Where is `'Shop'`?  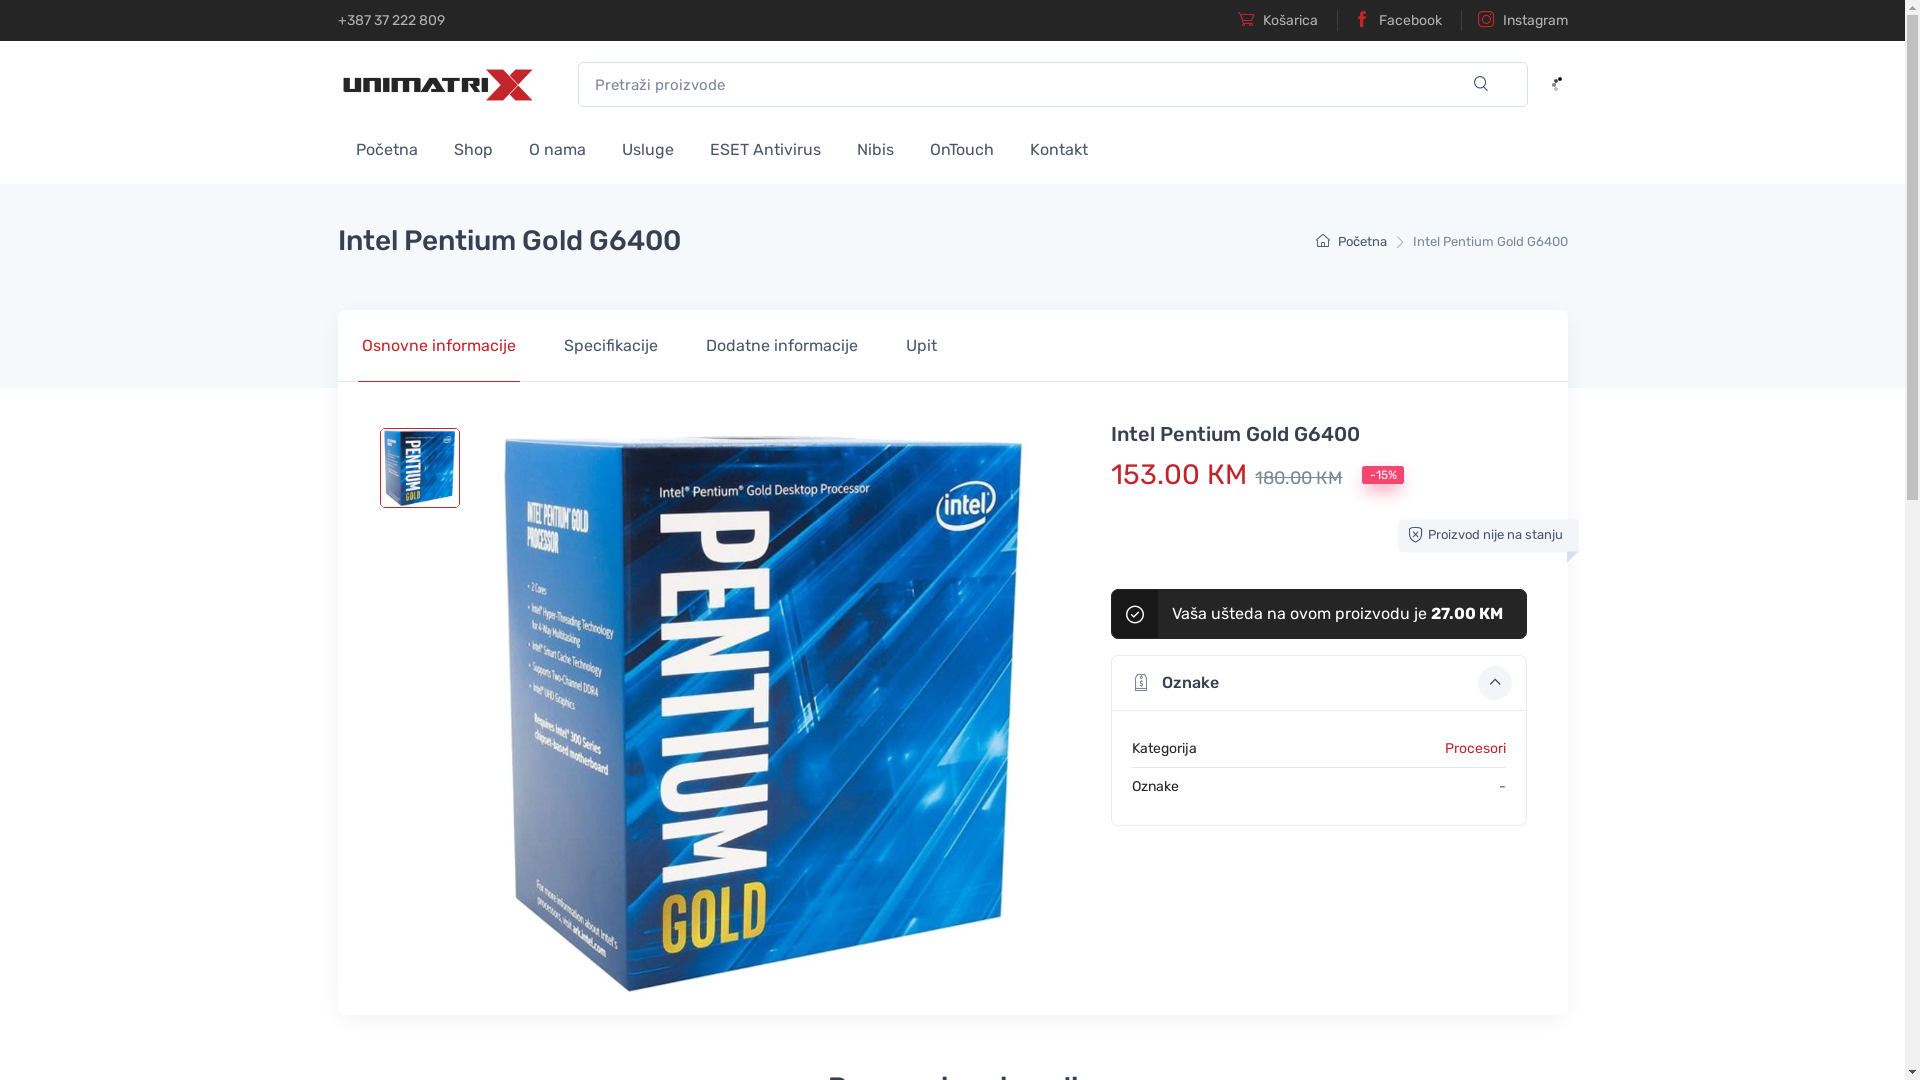 'Shop' is located at coordinates (472, 146).